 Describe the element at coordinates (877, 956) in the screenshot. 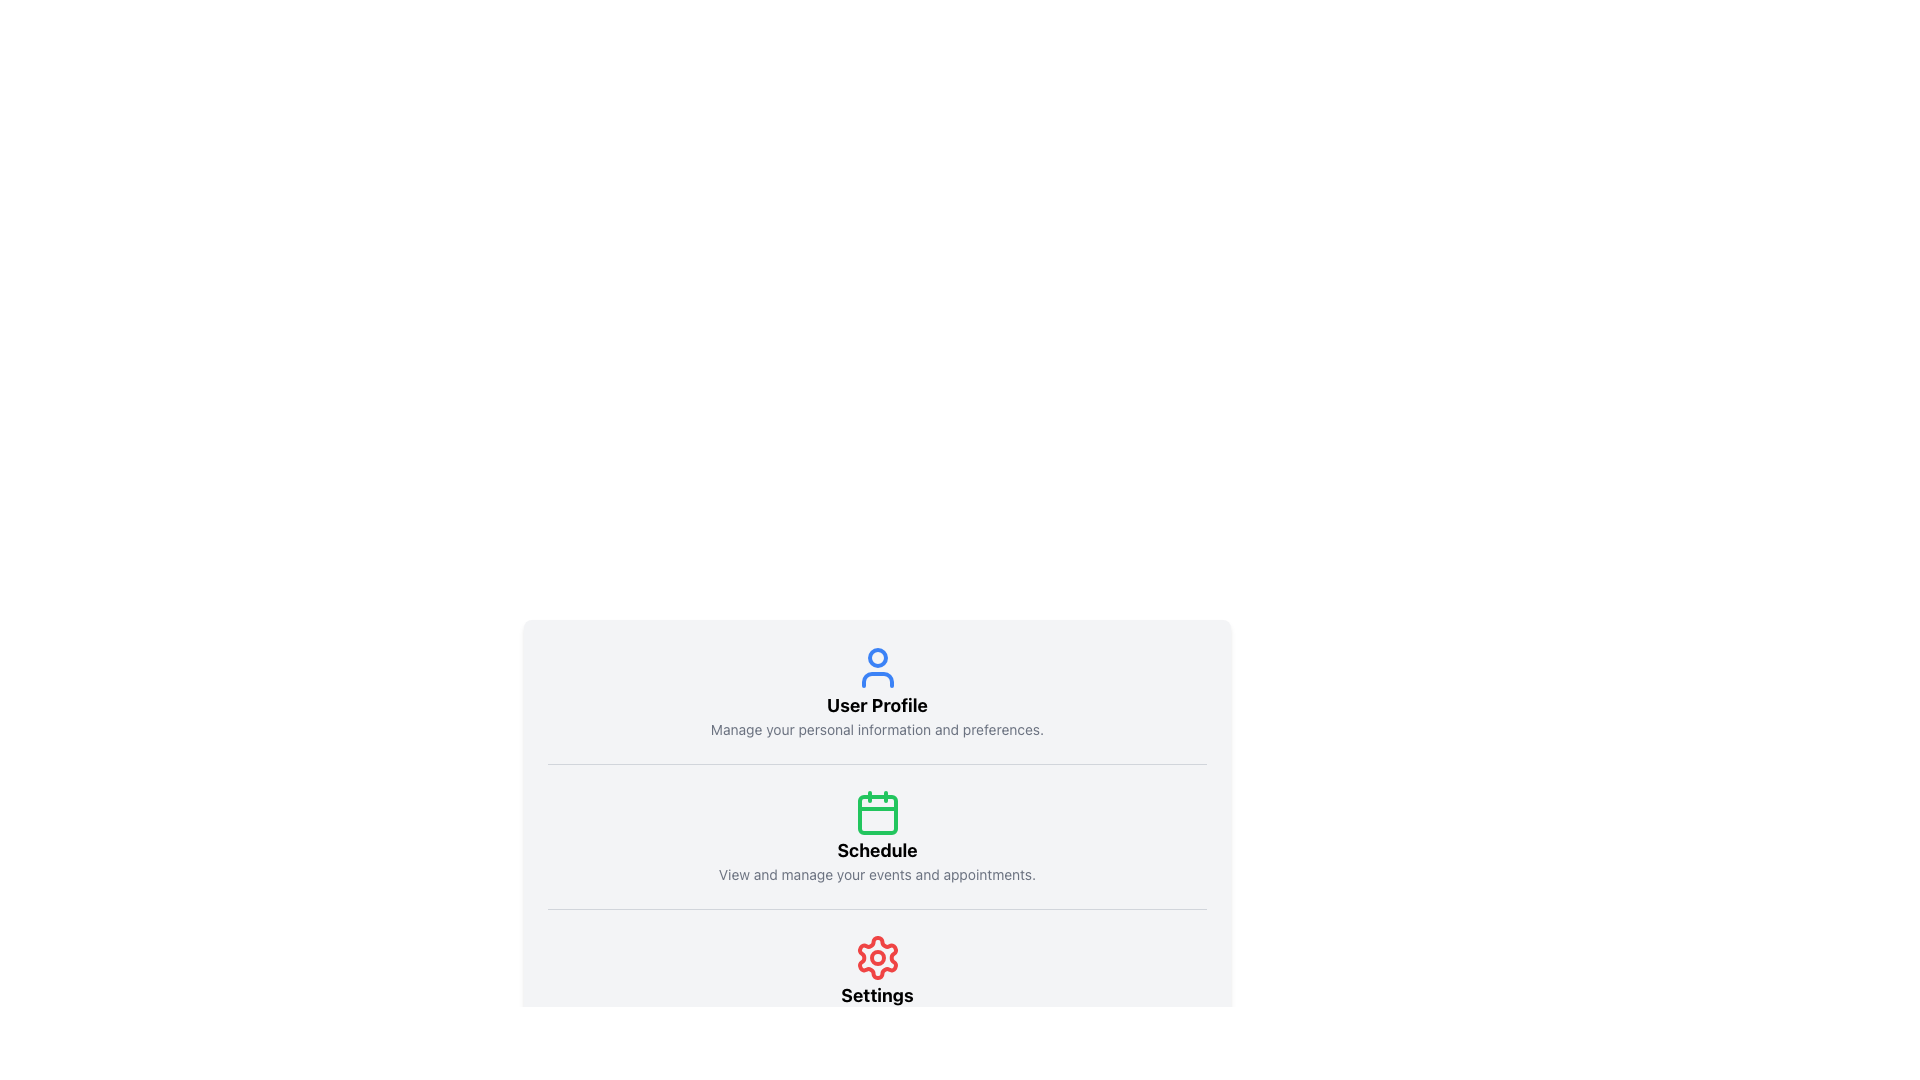

I see `the small red circular shape that is part of the settings-related icon located below the 'Settings' text` at that location.